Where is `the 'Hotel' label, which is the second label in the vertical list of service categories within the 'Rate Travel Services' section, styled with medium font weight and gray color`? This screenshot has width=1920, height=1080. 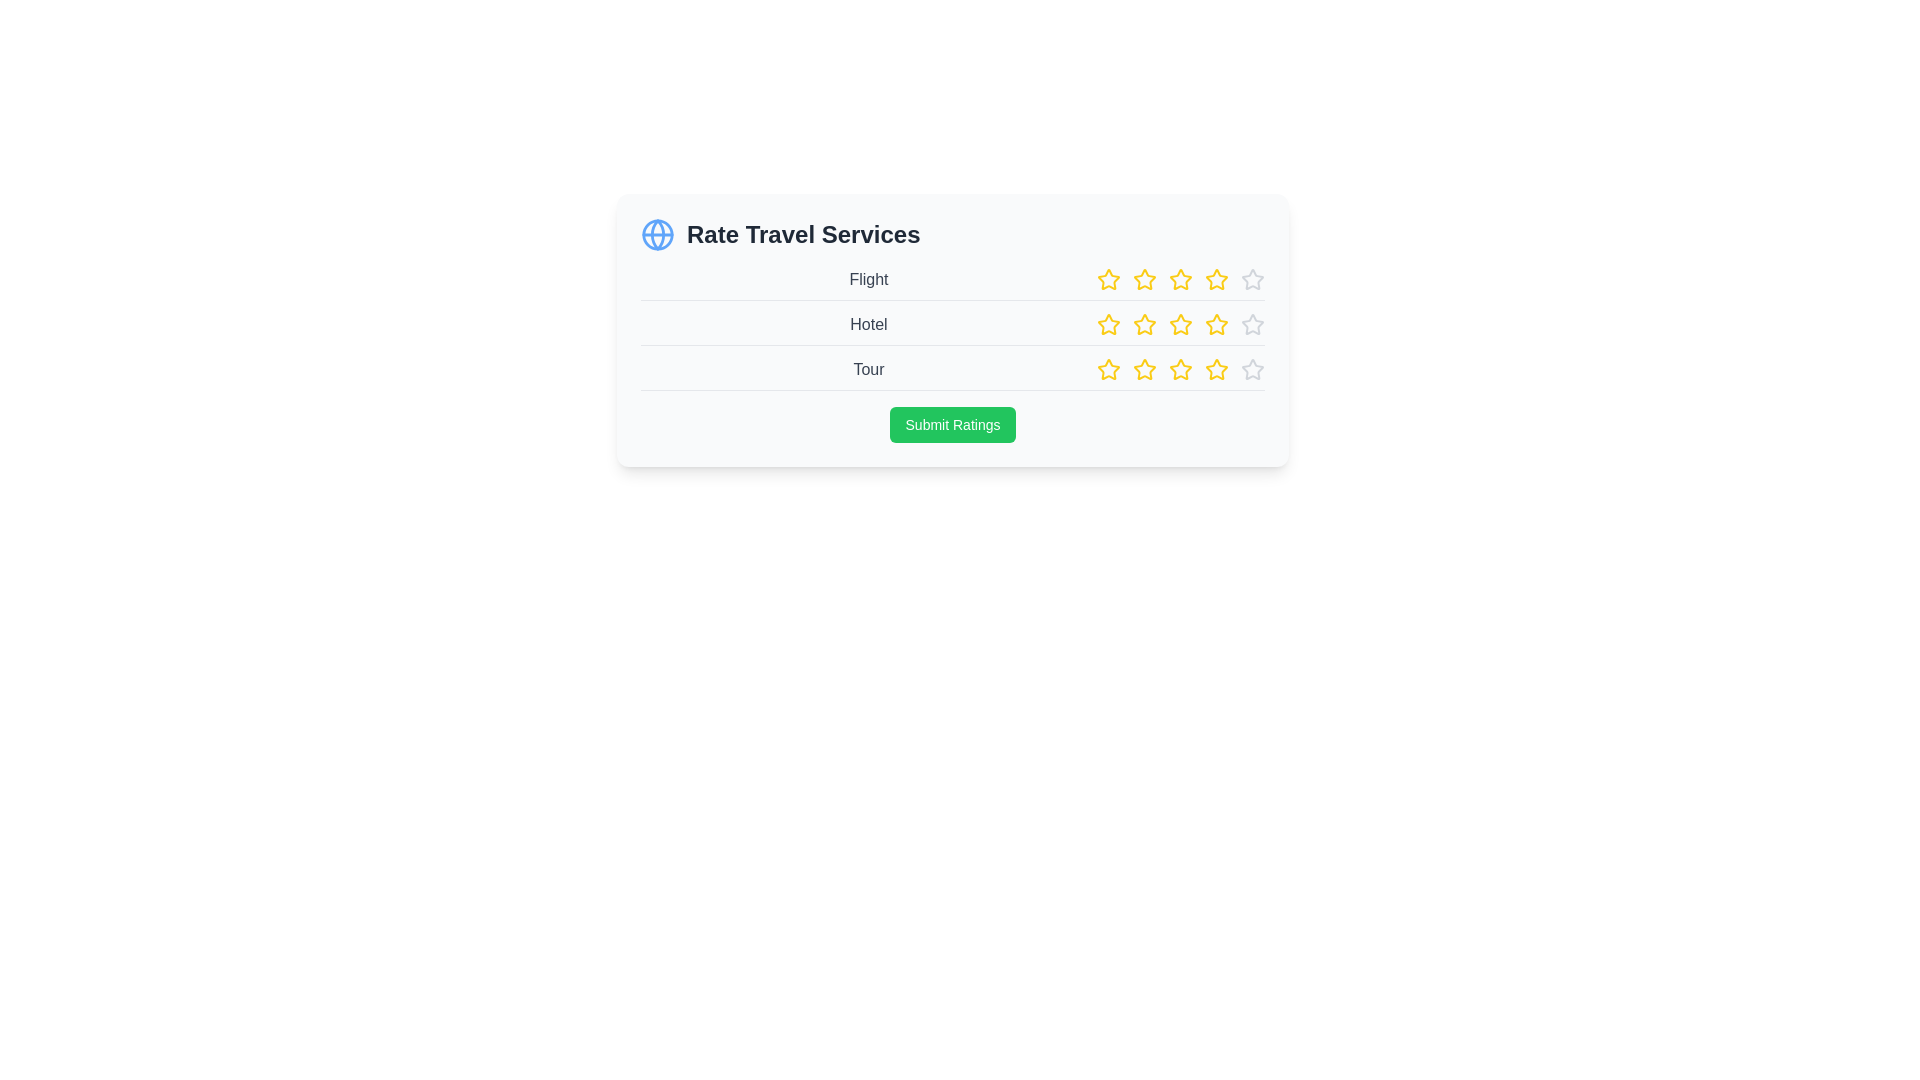
the 'Hotel' label, which is the second label in the vertical list of service categories within the 'Rate Travel Services' section, styled with medium font weight and gray color is located at coordinates (868, 323).